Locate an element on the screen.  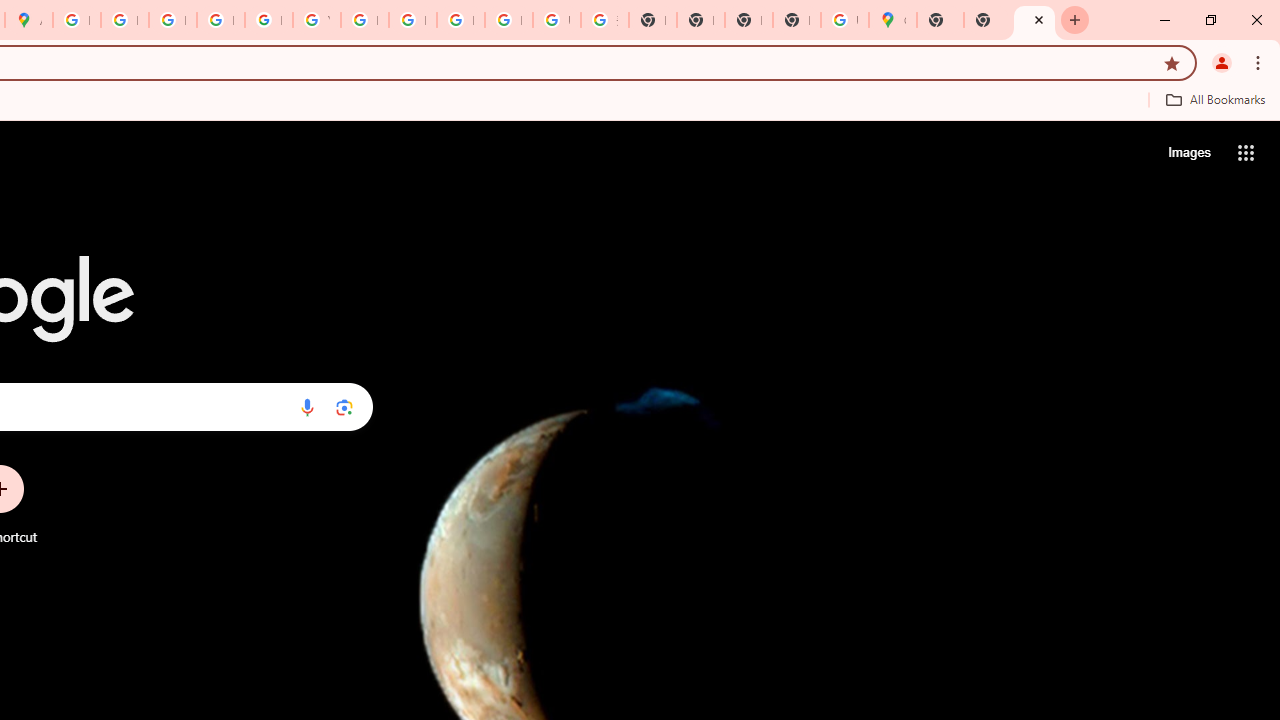
'YouTube' is located at coordinates (315, 20).